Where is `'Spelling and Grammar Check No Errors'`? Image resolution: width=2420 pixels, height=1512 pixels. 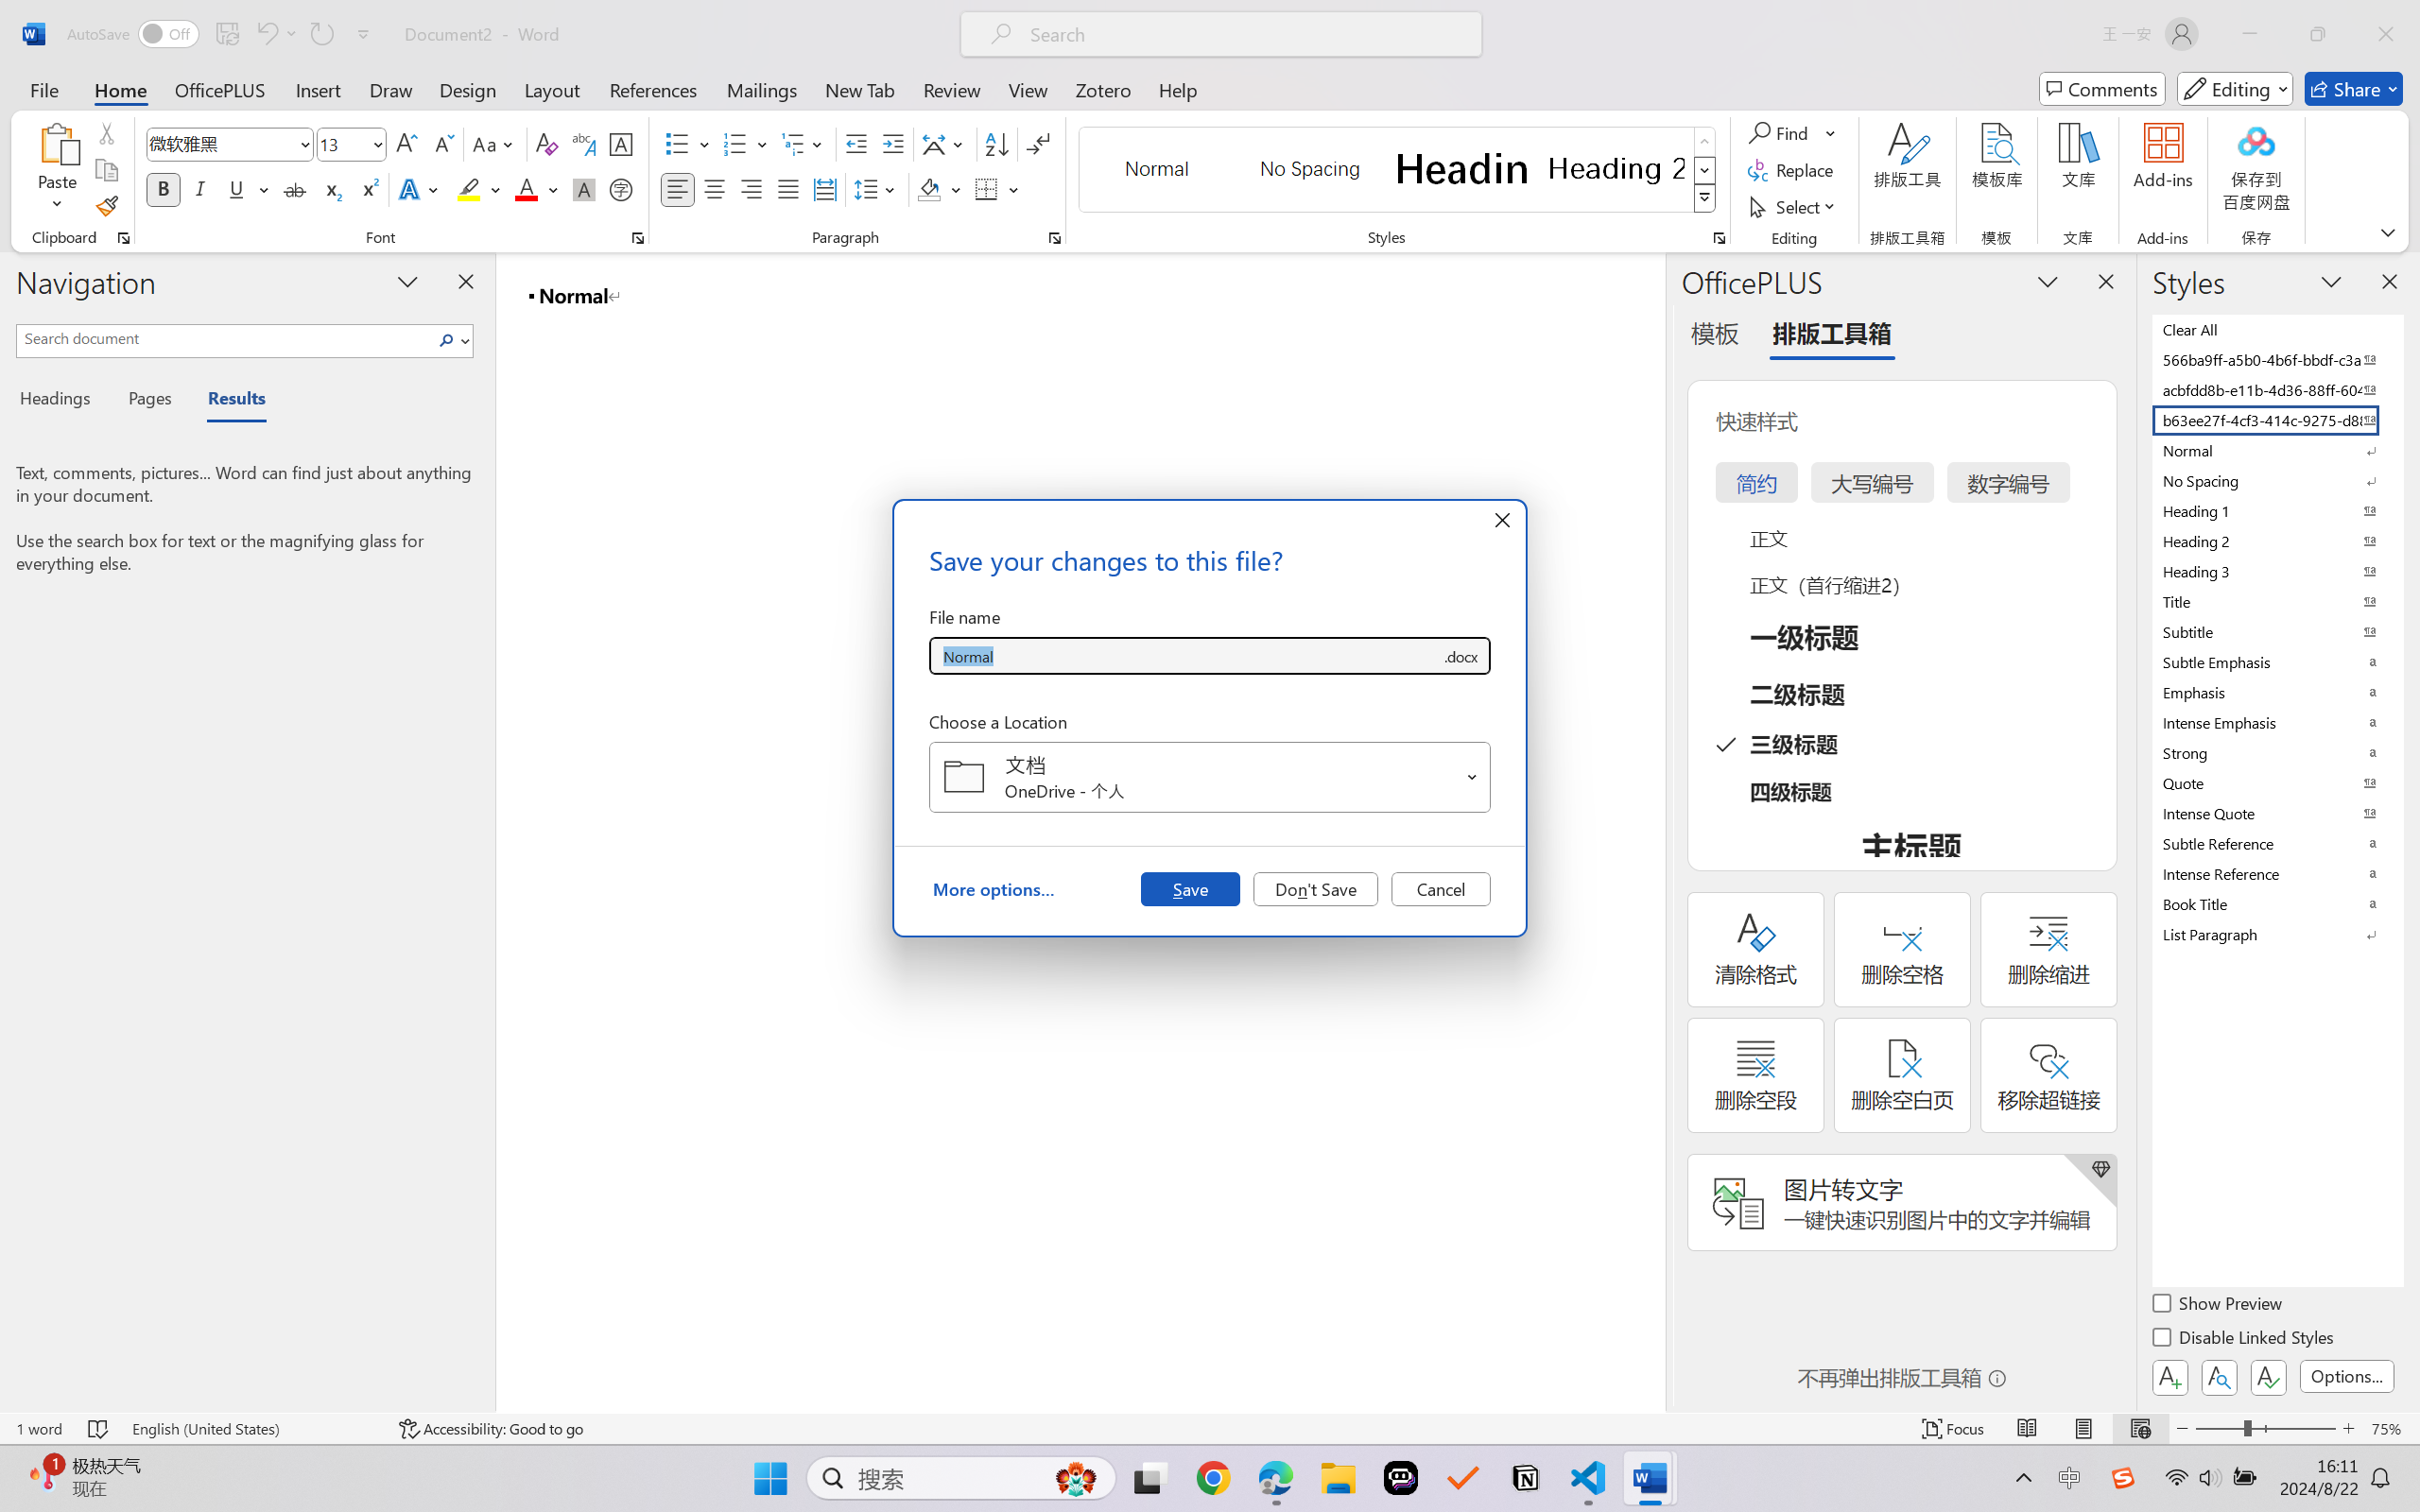
'Spelling and Grammar Check No Errors' is located at coordinates (97, 1428).